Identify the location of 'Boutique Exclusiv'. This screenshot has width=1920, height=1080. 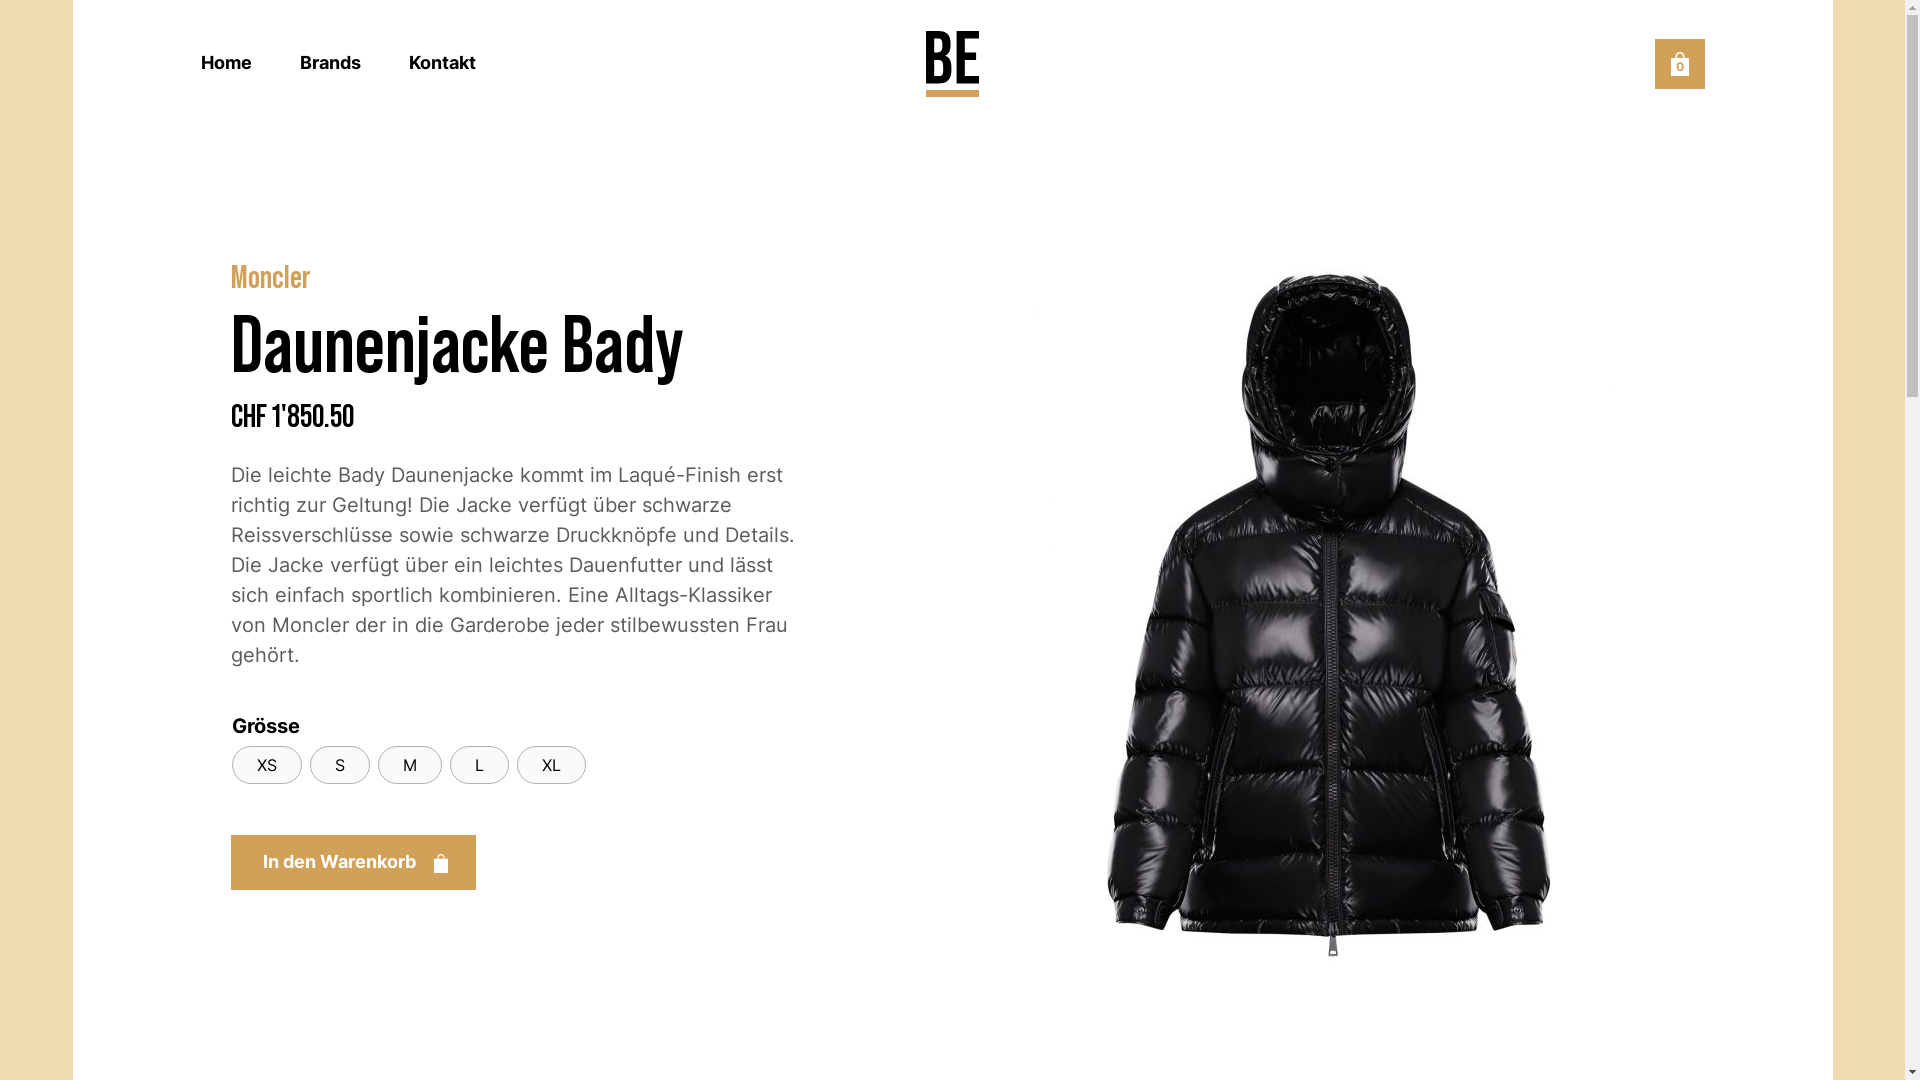
(951, 63).